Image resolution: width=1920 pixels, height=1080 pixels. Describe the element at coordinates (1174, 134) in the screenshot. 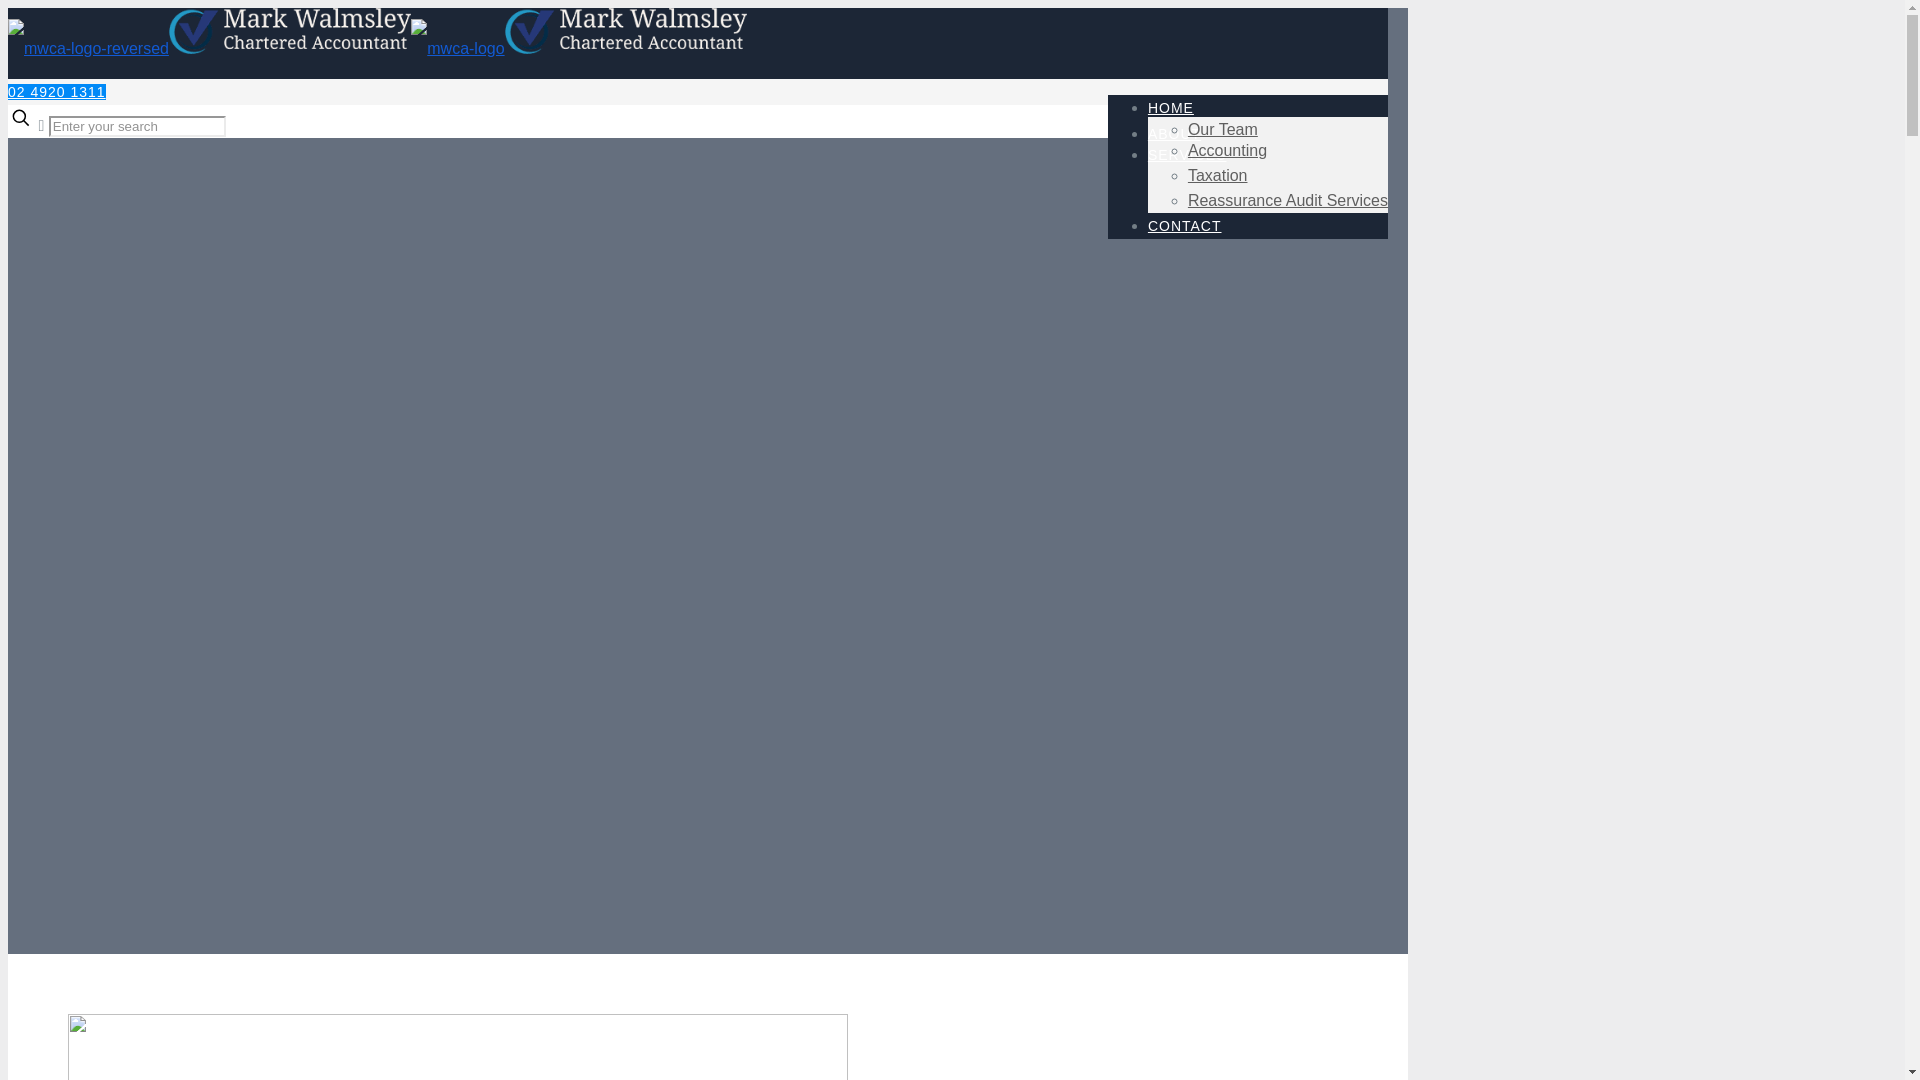

I see `'ABOUT'` at that location.